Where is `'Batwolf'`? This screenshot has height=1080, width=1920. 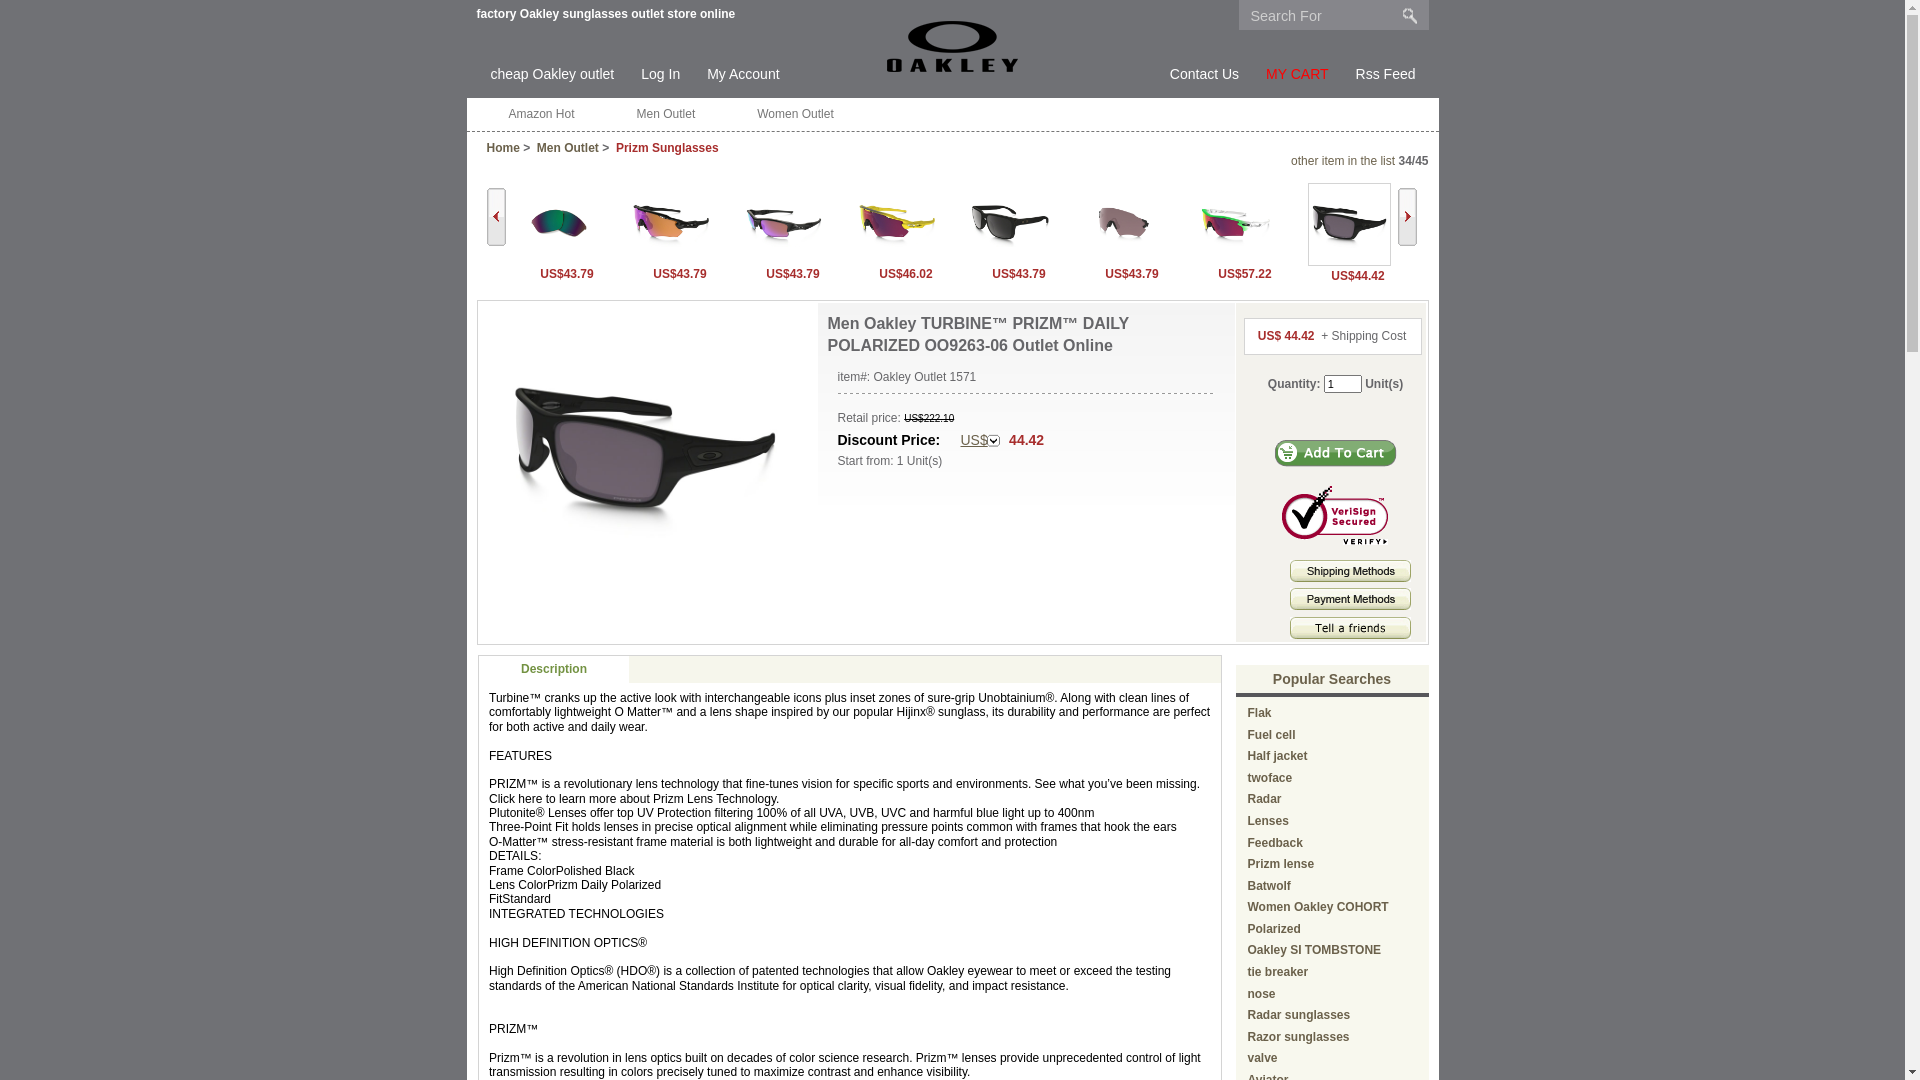
'Batwolf' is located at coordinates (1268, 885).